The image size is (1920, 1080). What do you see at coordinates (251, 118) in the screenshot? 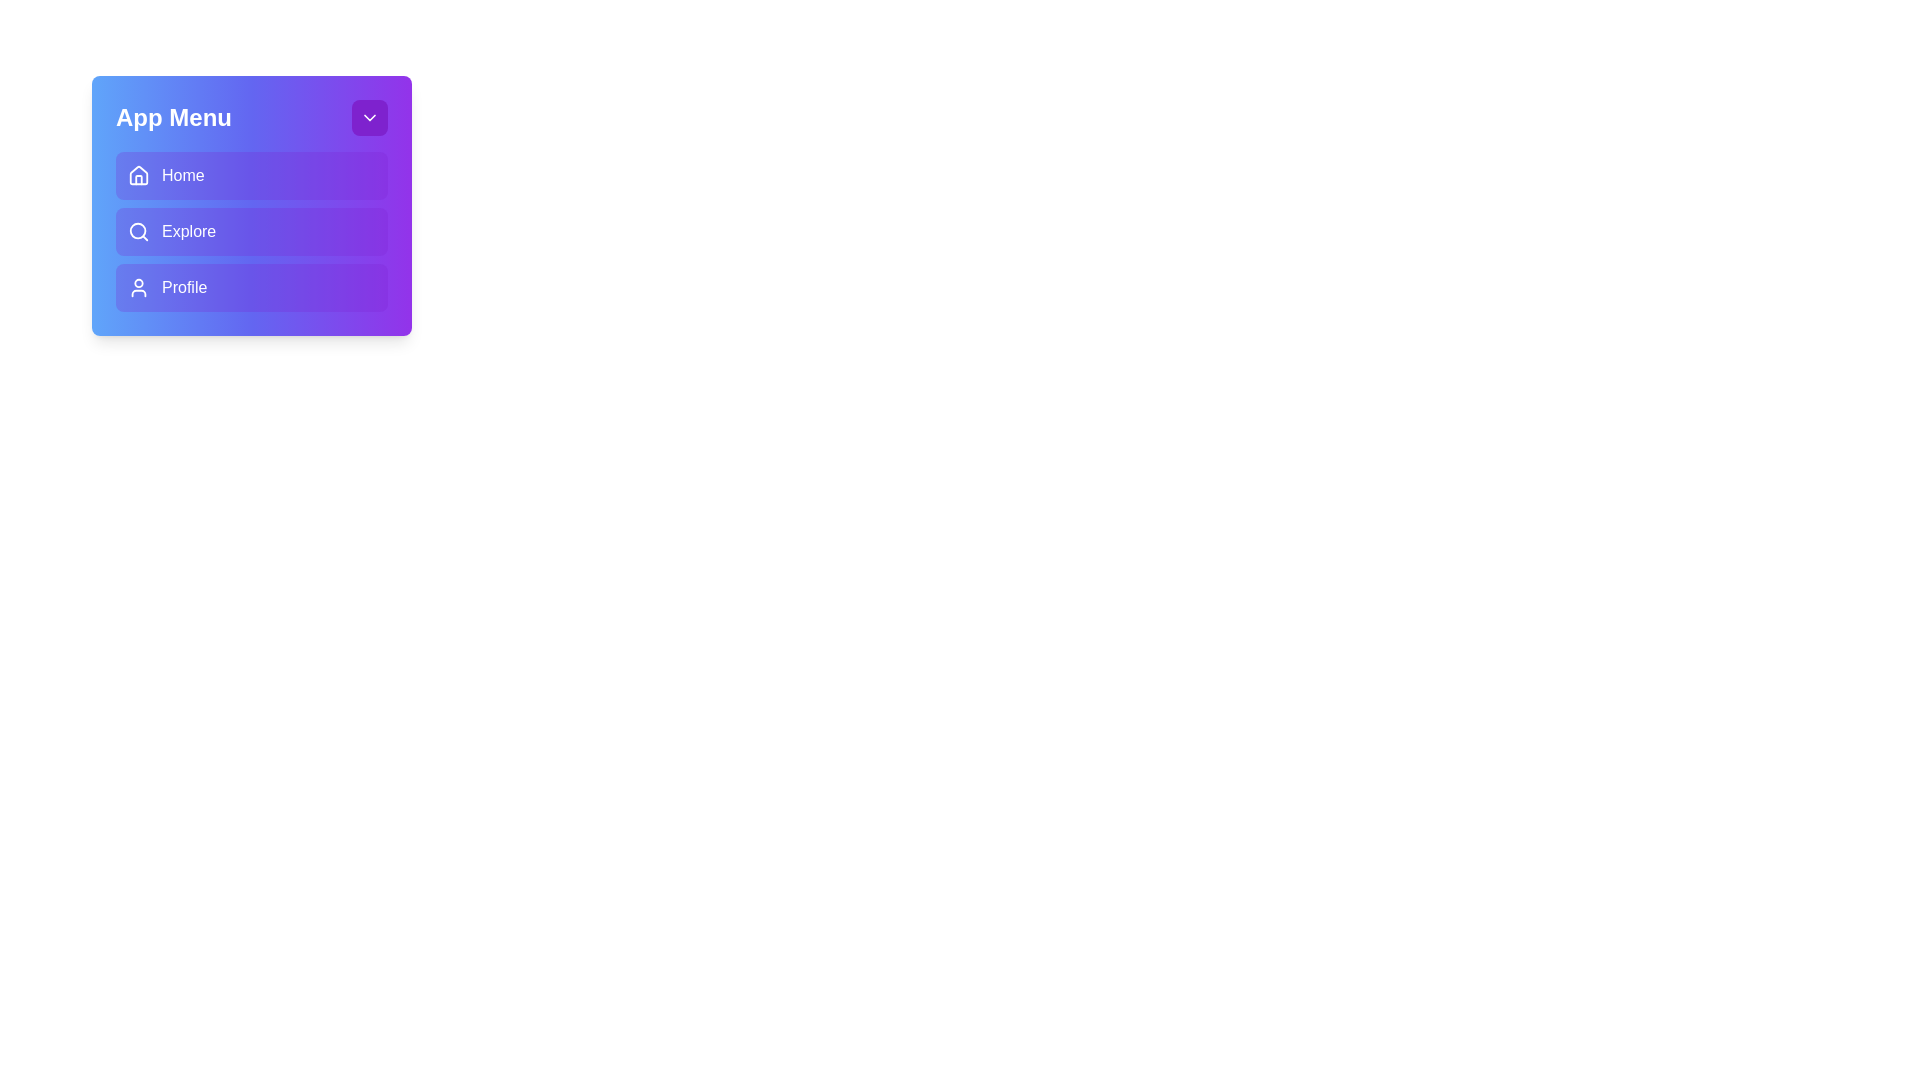
I see `the Dropdown Menu Header labeled 'App Menu'` at bounding box center [251, 118].